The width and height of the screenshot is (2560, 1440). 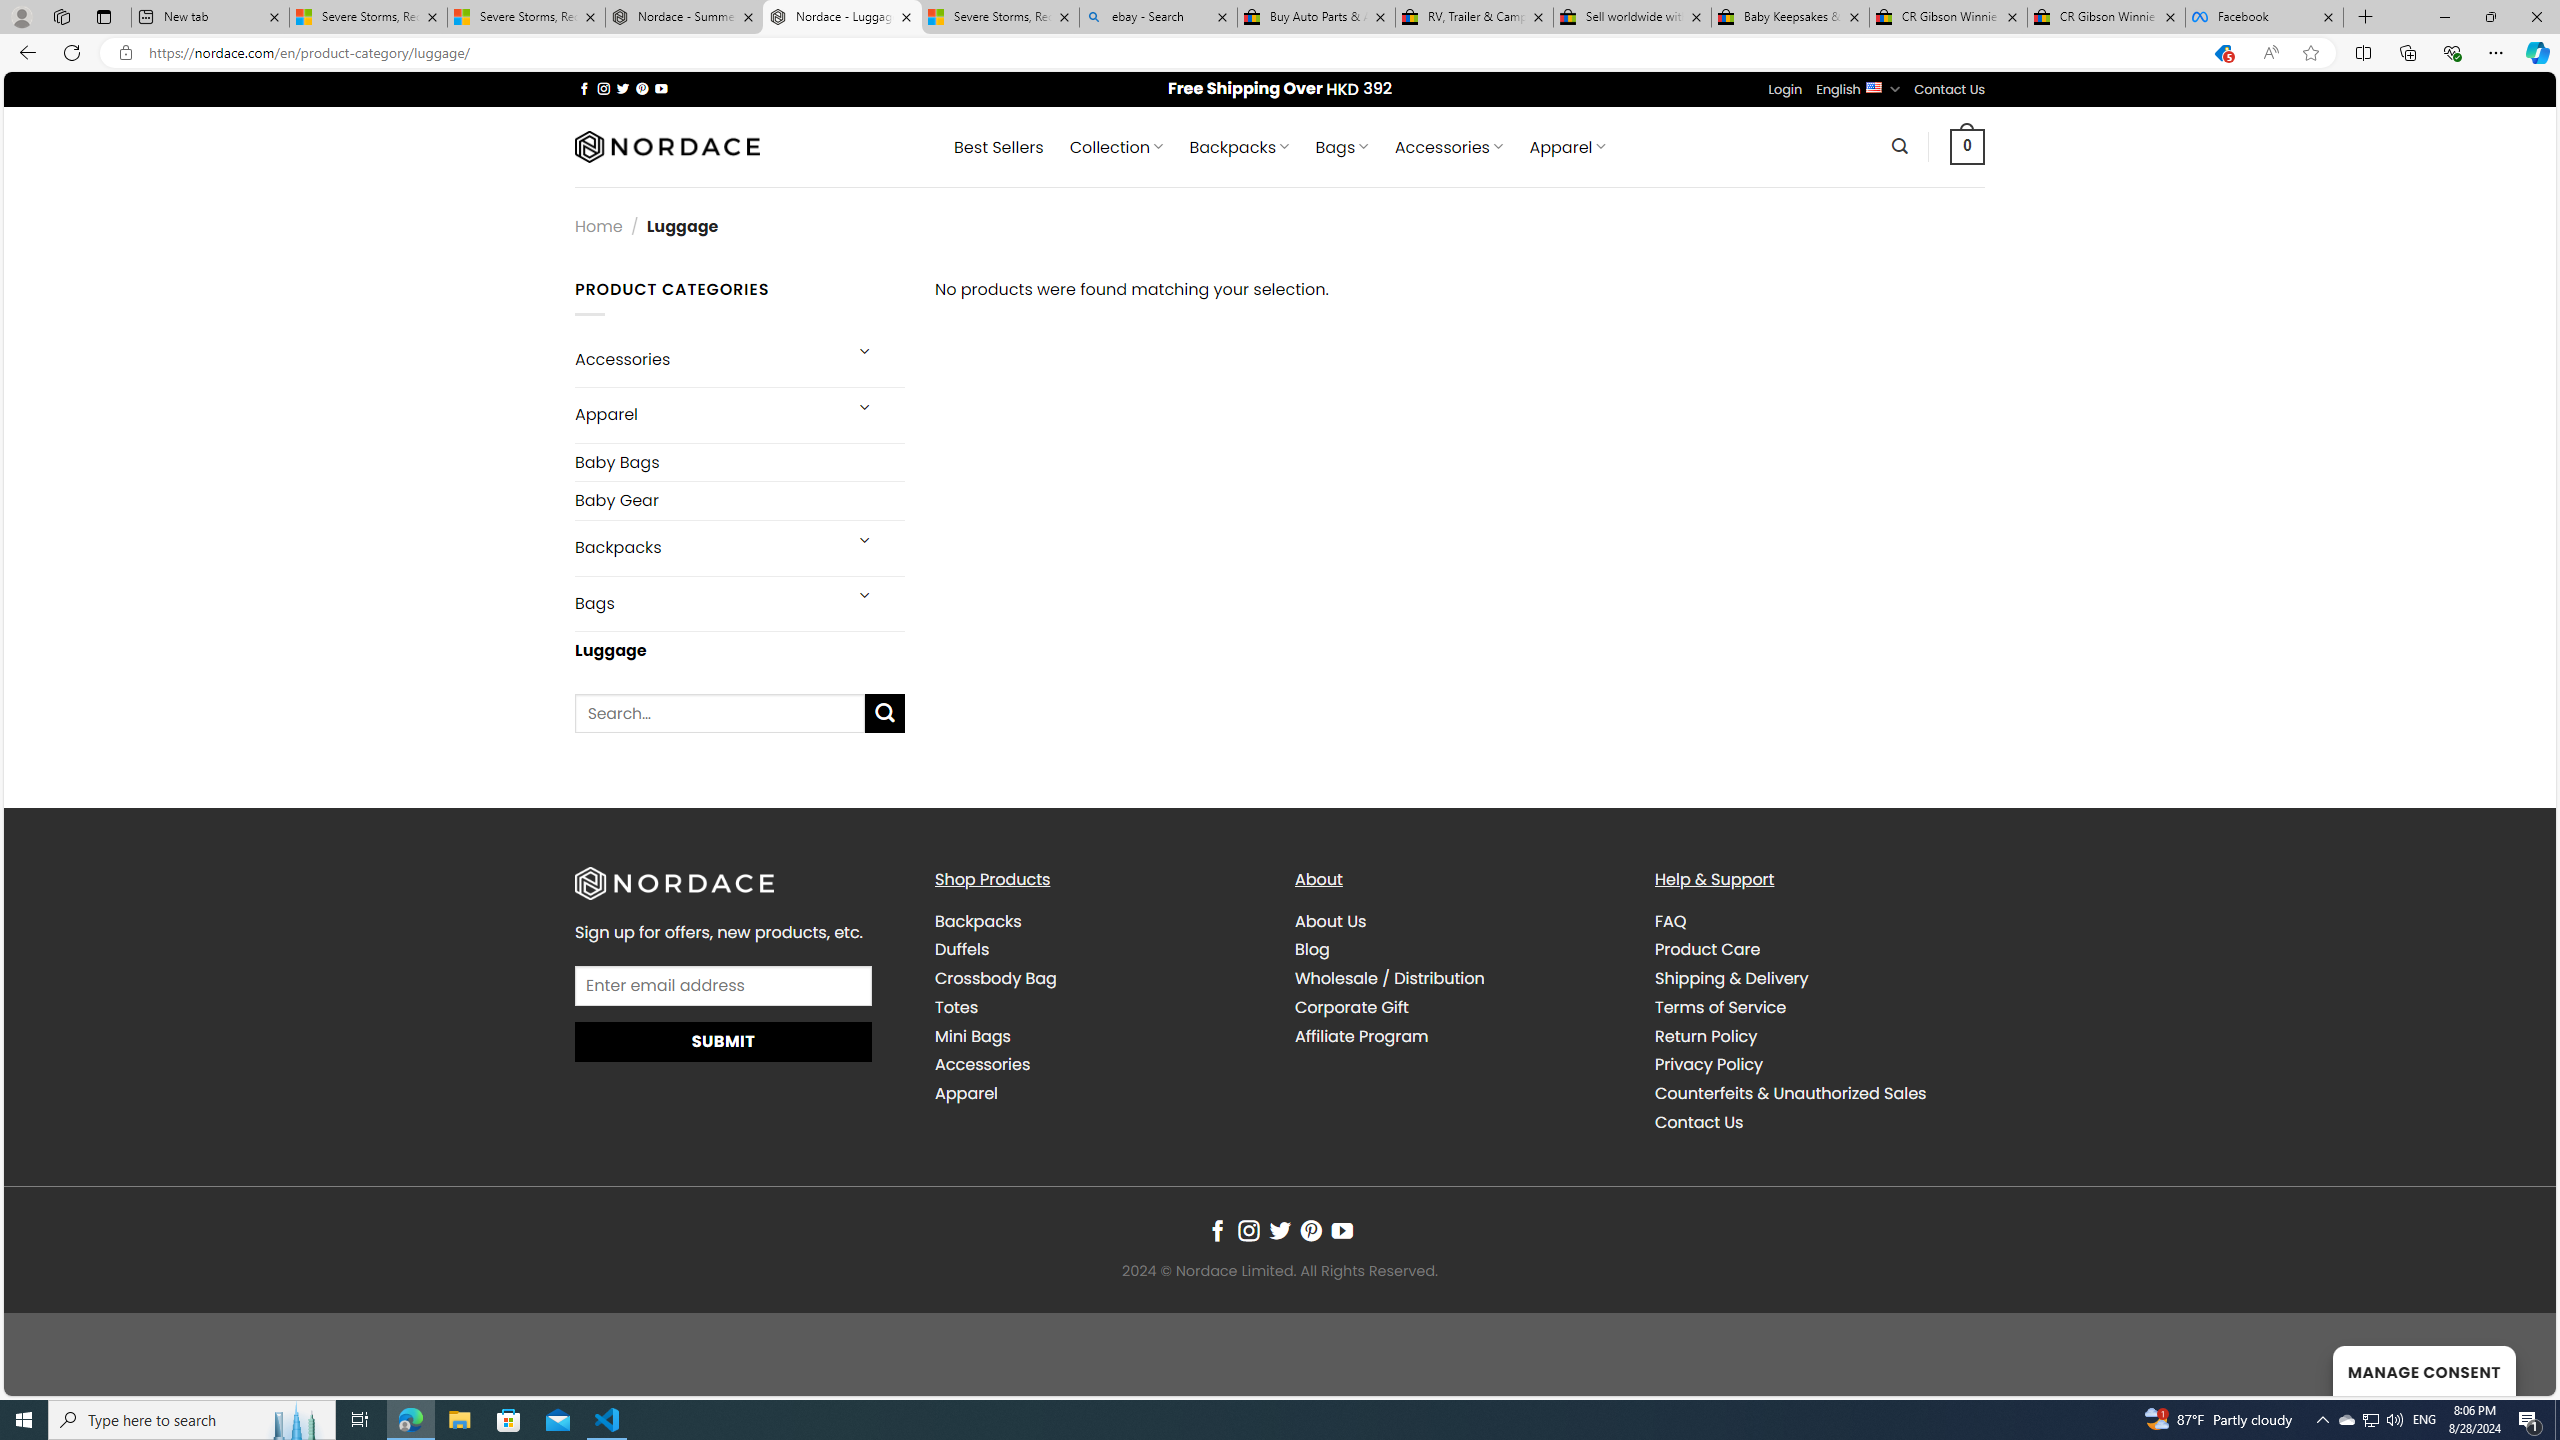 What do you see at coordinates (723, 1041) in the screenshot?
I see `'Submit'` at bounding box center [723, 1041].